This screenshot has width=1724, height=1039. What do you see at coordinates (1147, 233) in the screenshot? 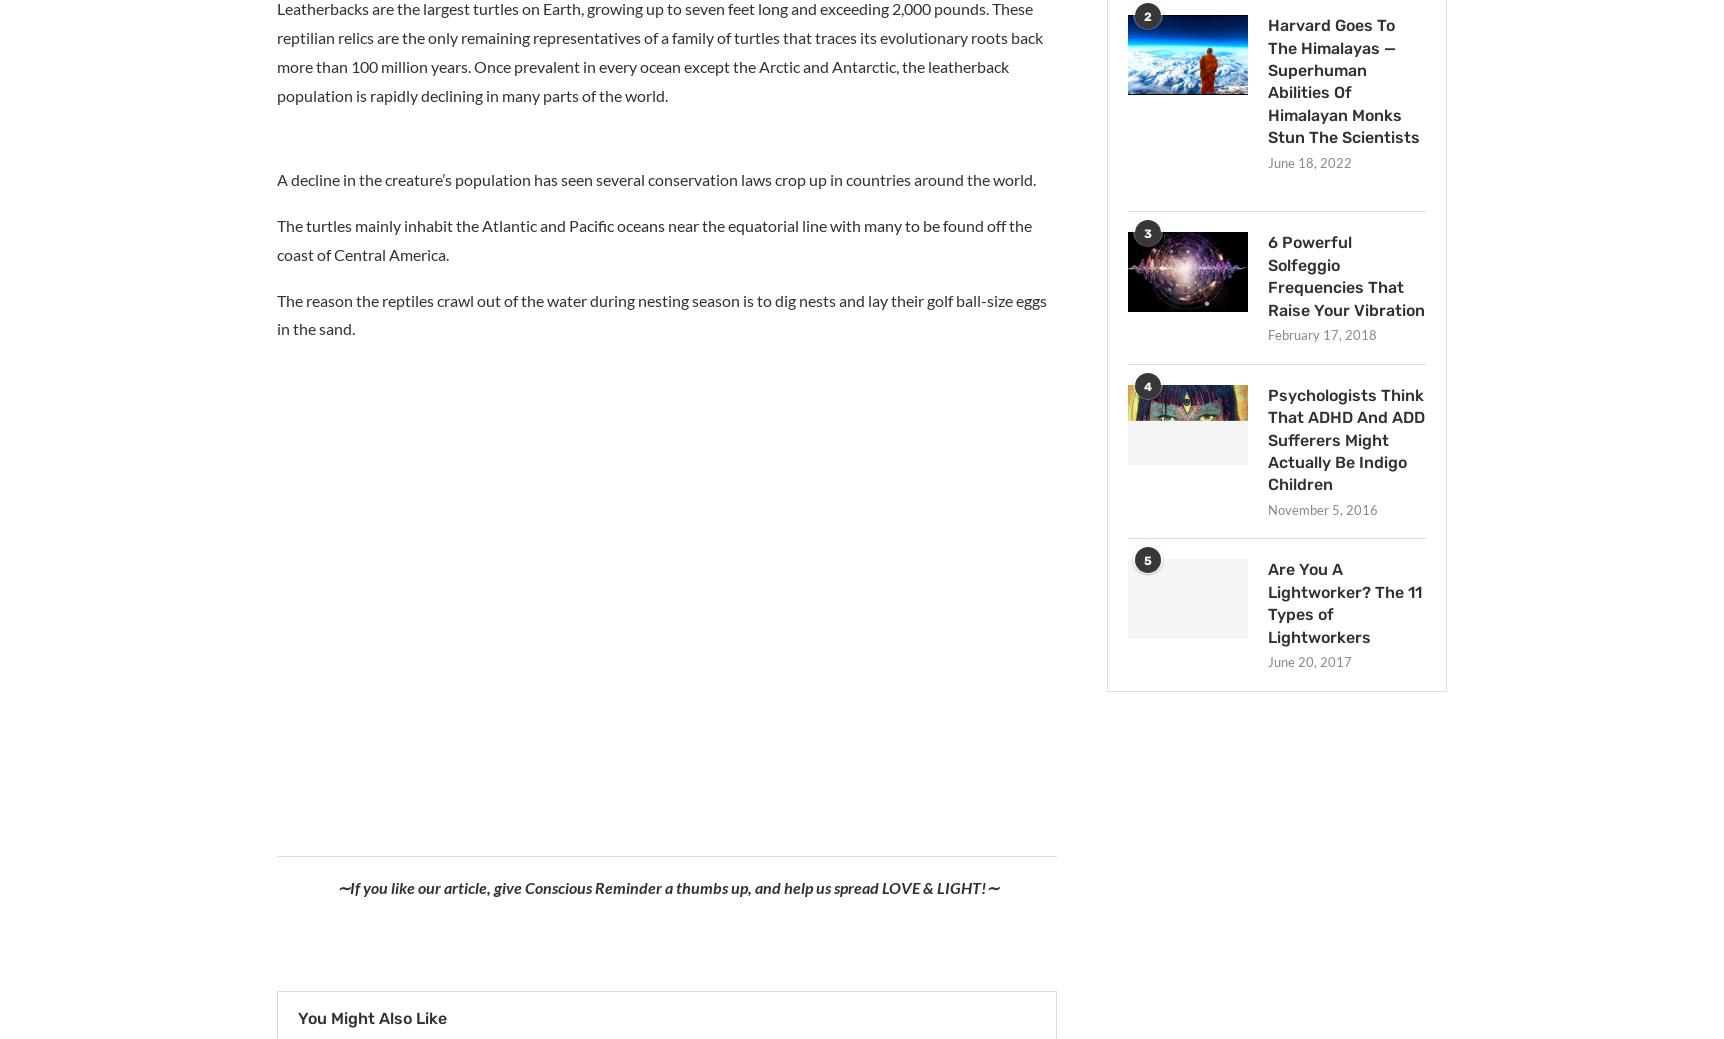
I see `'3'` at bounding box center [1147, 233].